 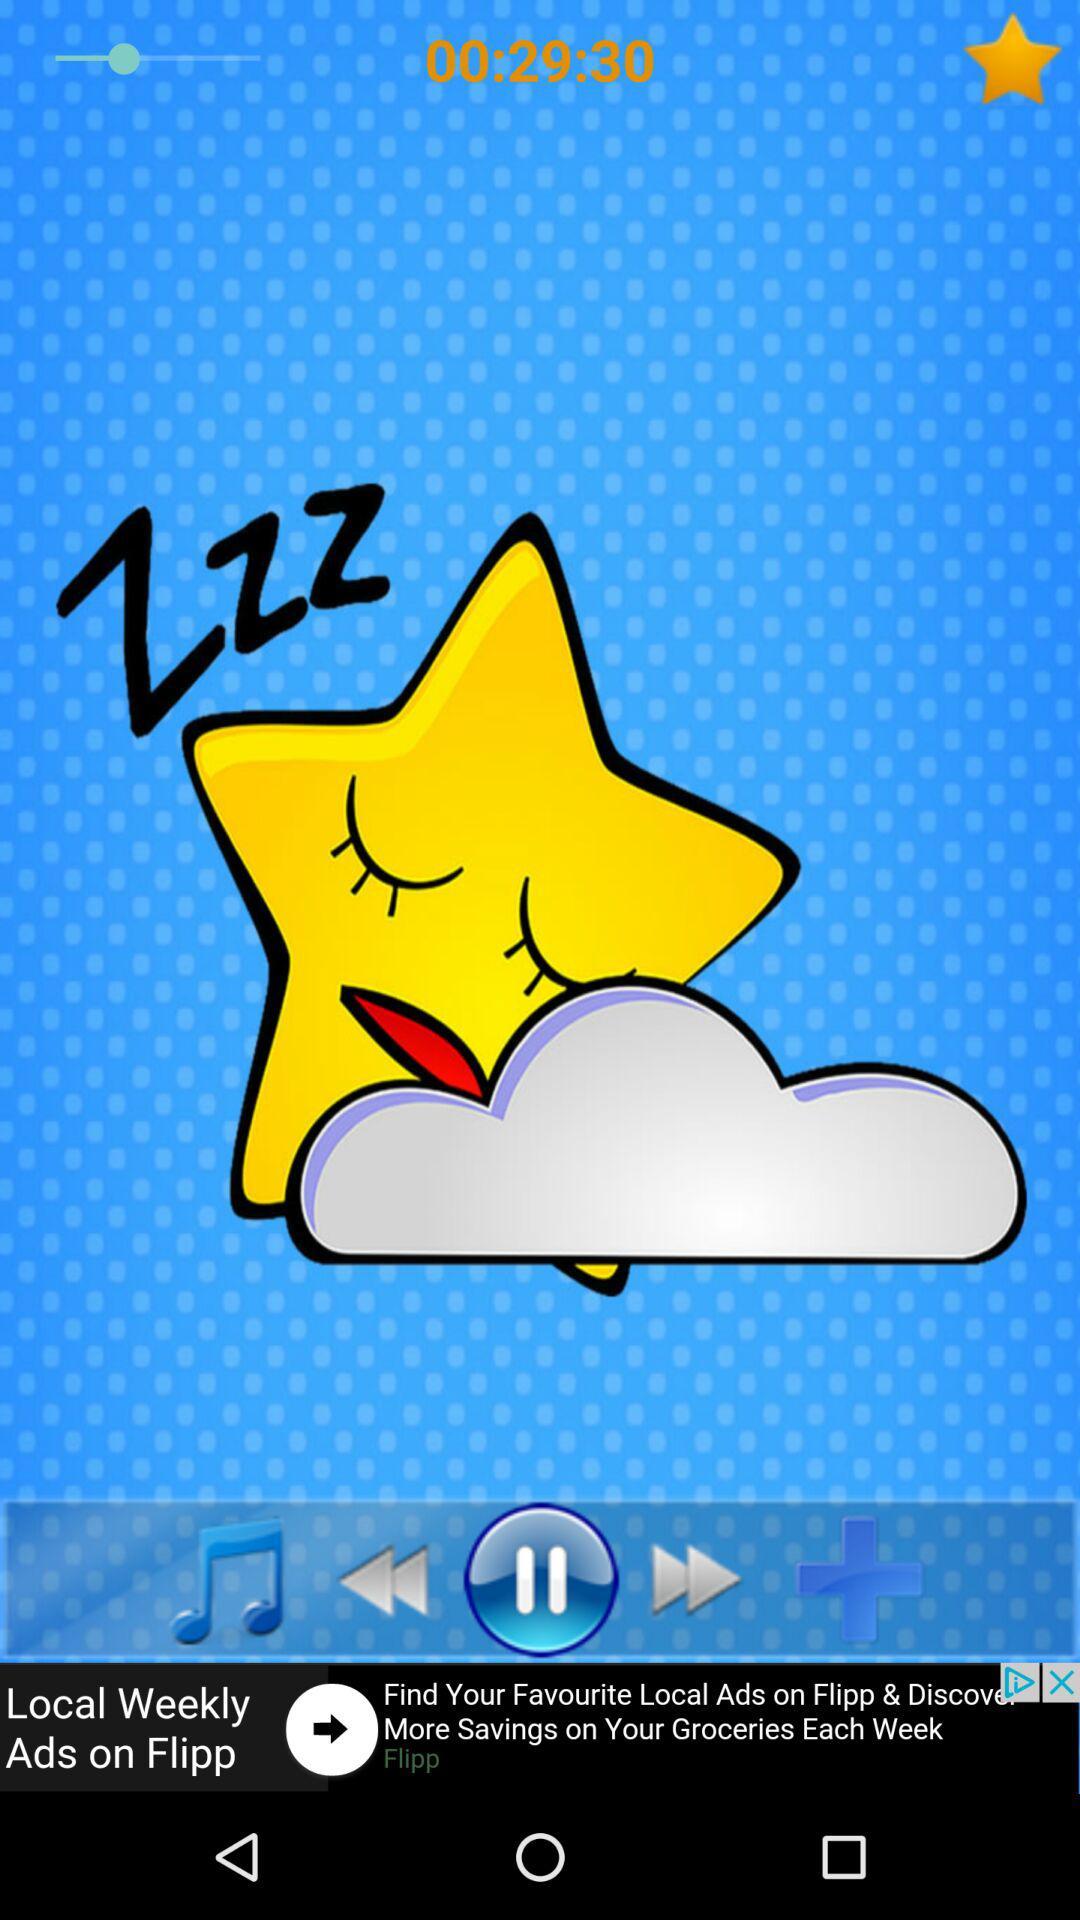 I want to click on favourite option, so click(x=1020, y=59).